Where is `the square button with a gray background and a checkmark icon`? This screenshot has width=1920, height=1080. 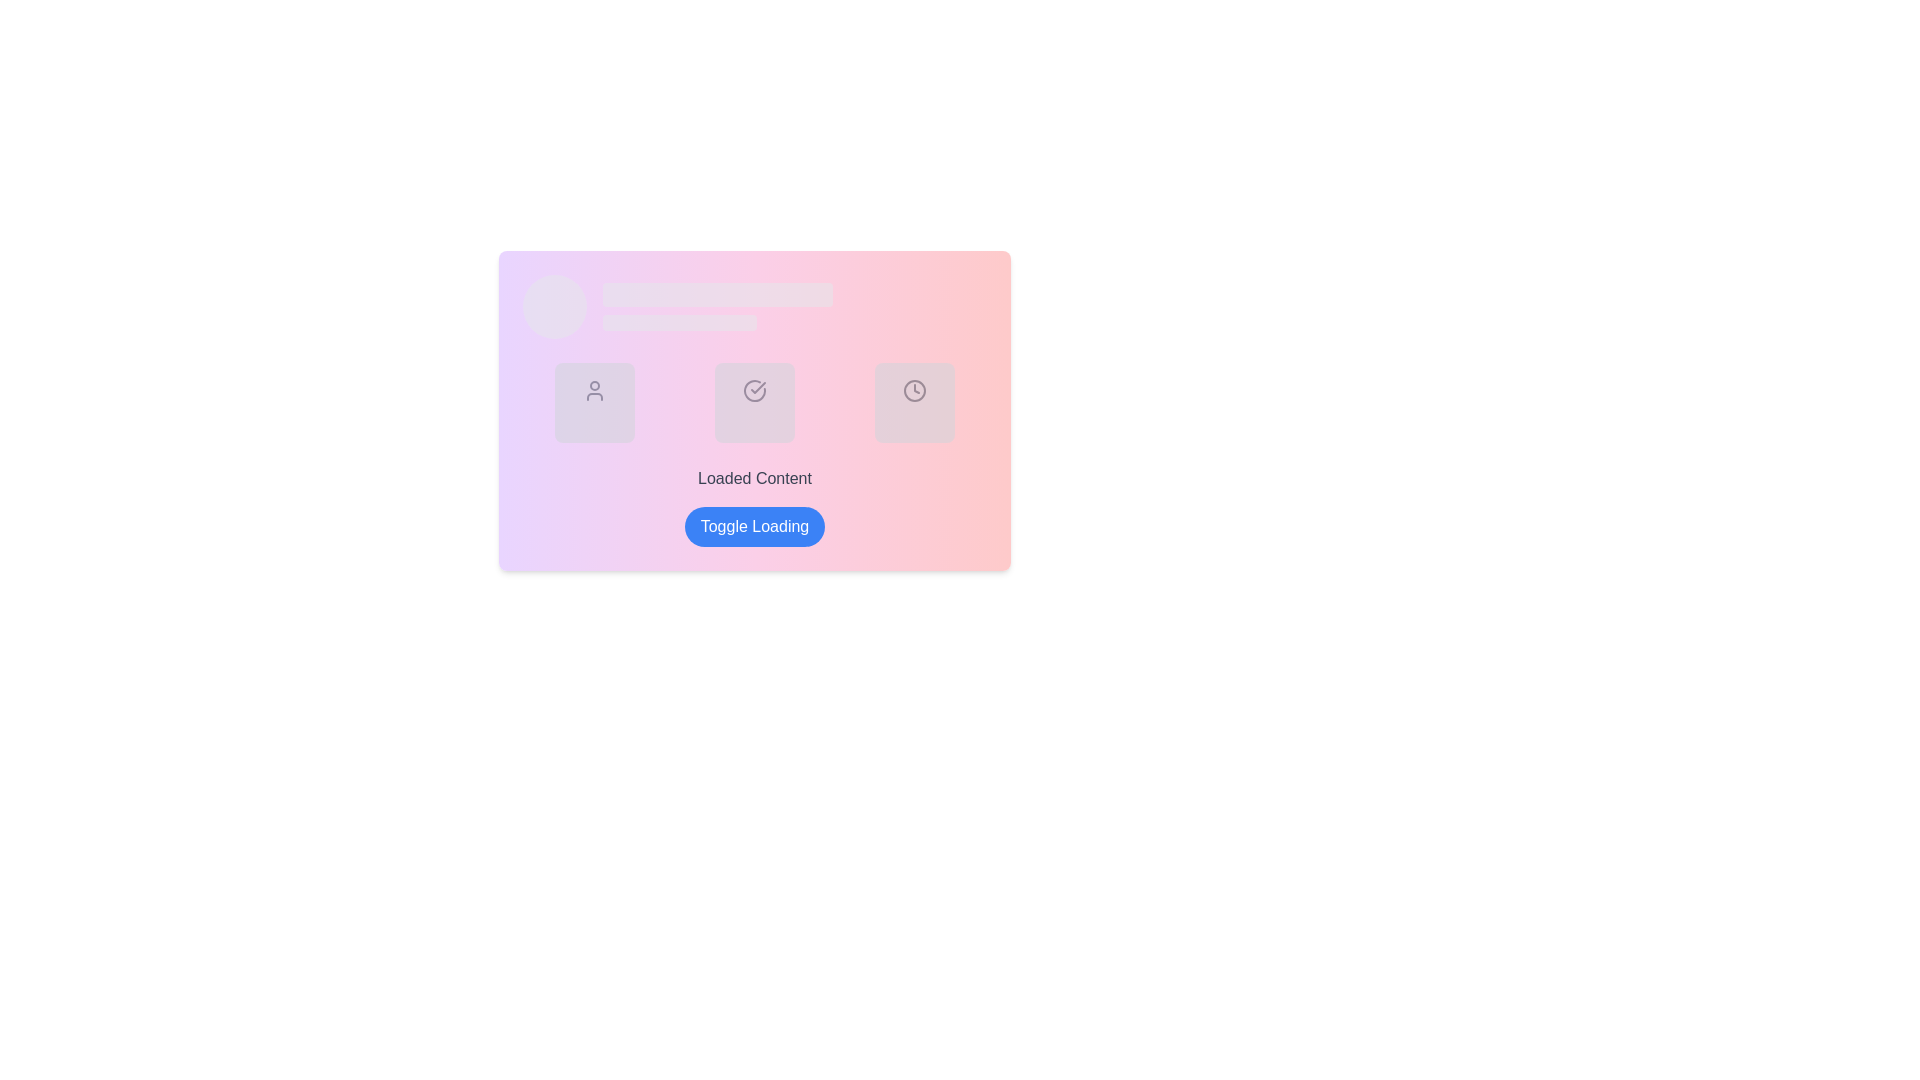 the square button with a gray background and a checkmark icon is located at coordinates (753, 410).